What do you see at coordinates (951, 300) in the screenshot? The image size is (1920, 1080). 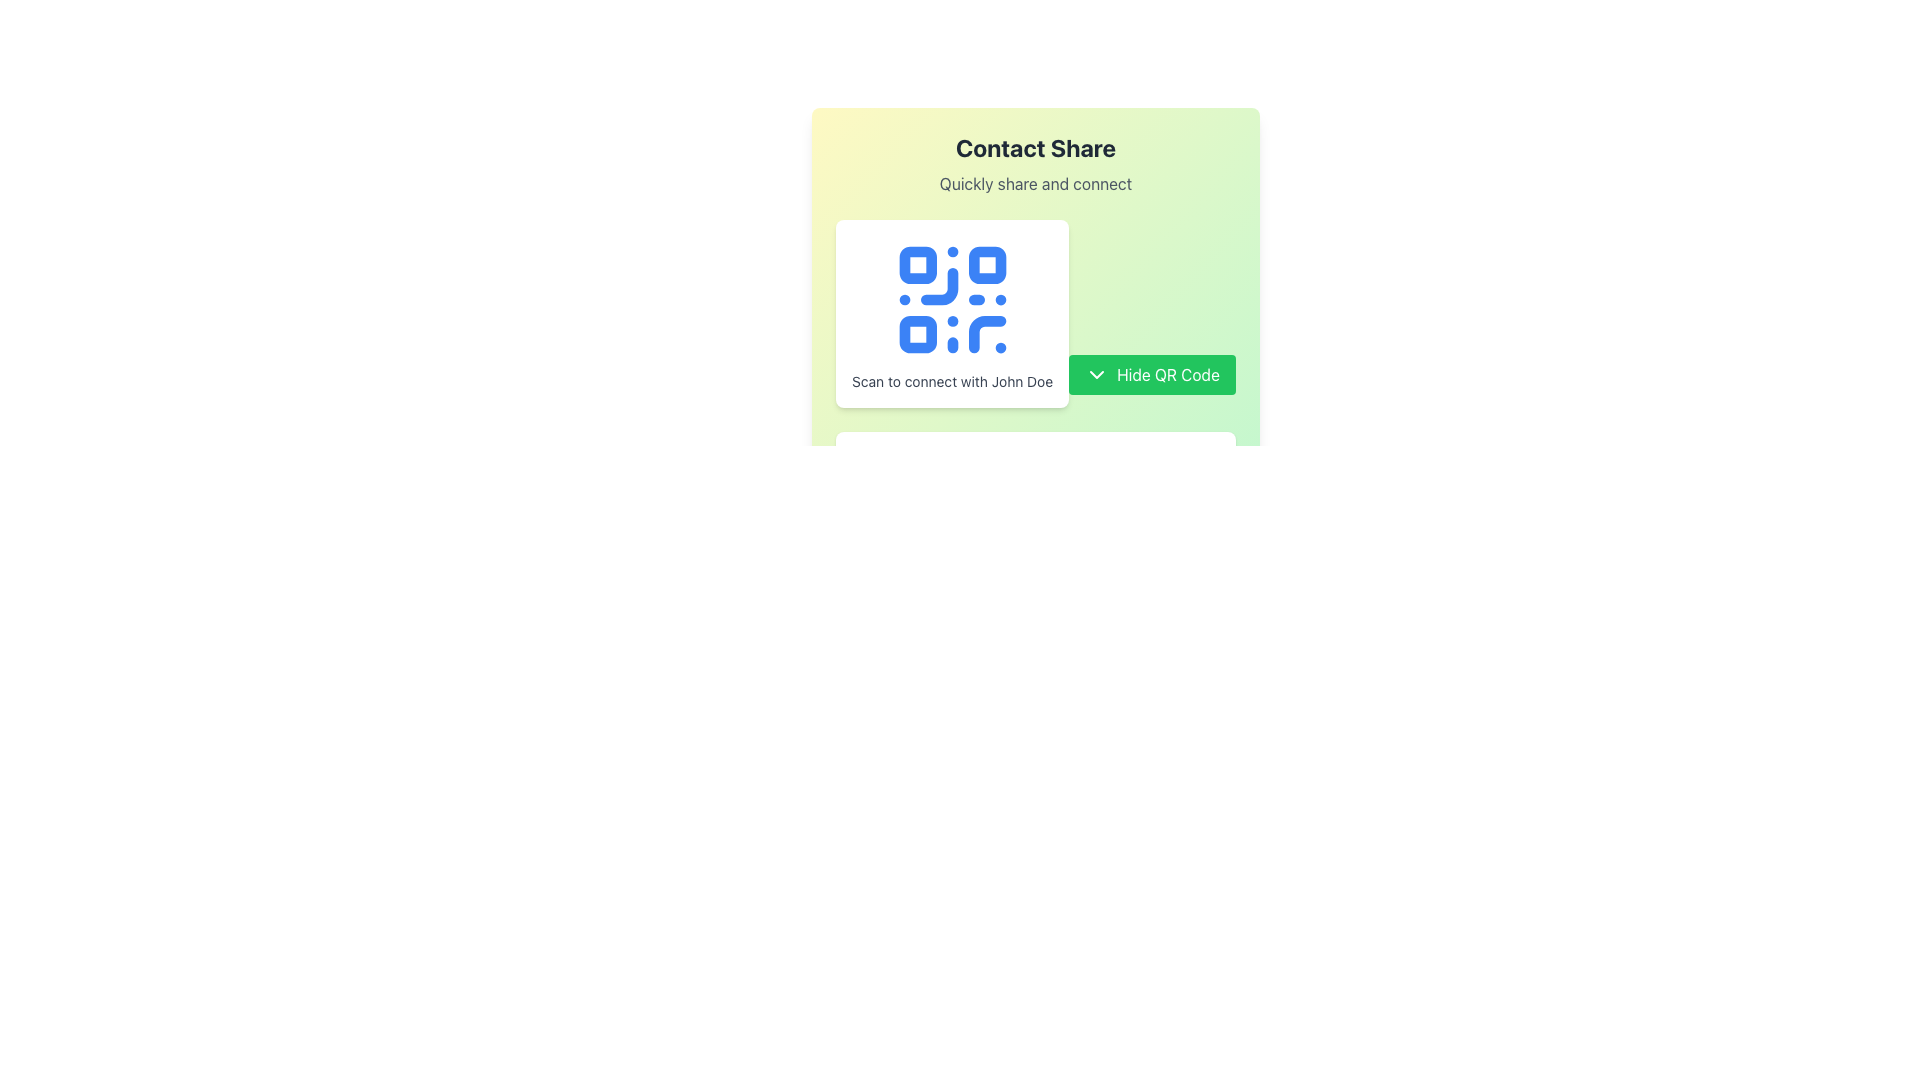 I see `the QR code icon, which is styled in blue and features a typical QR code pattern, centered within a white rounded rectangular card with the text 'Scan to connect with John Doe' below it` at bounding box center [951, 300].